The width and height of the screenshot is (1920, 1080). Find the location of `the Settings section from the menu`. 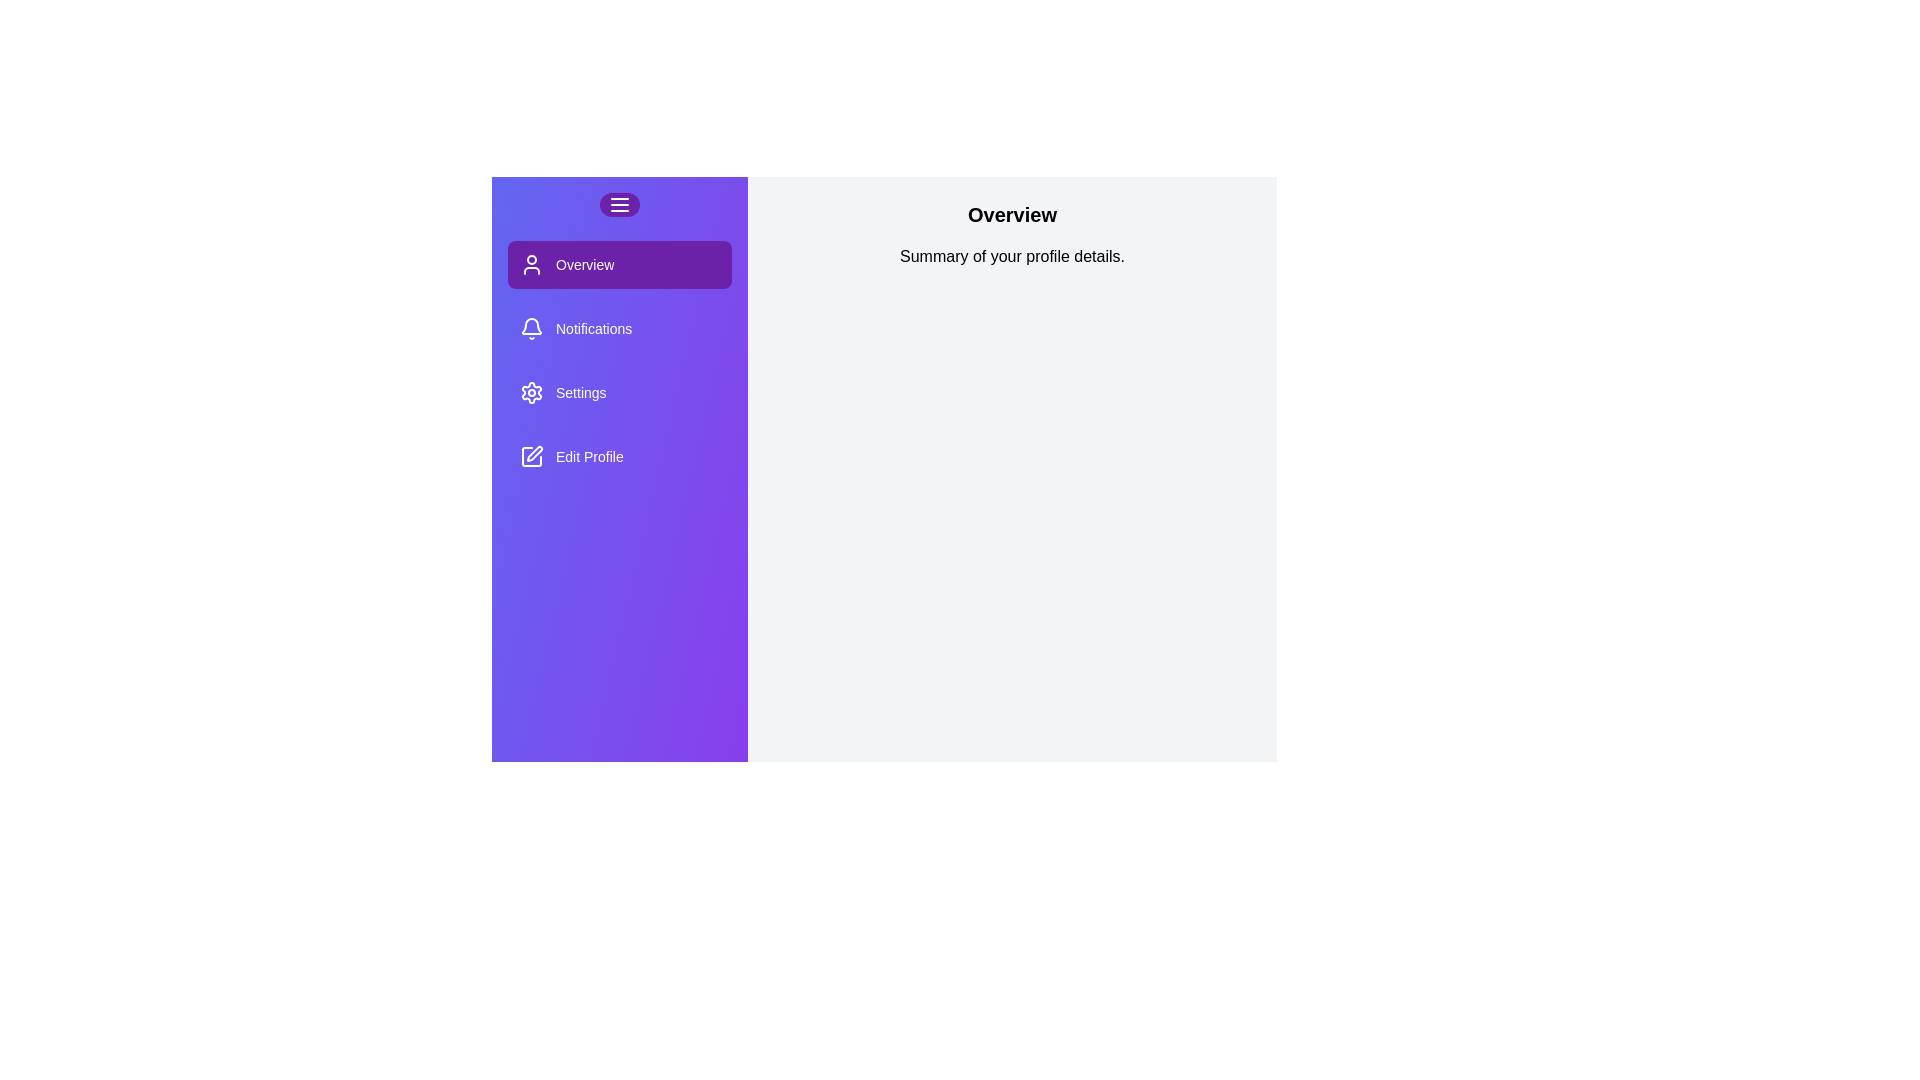

the Settings section from the menu is located at coordinates (618, 393).